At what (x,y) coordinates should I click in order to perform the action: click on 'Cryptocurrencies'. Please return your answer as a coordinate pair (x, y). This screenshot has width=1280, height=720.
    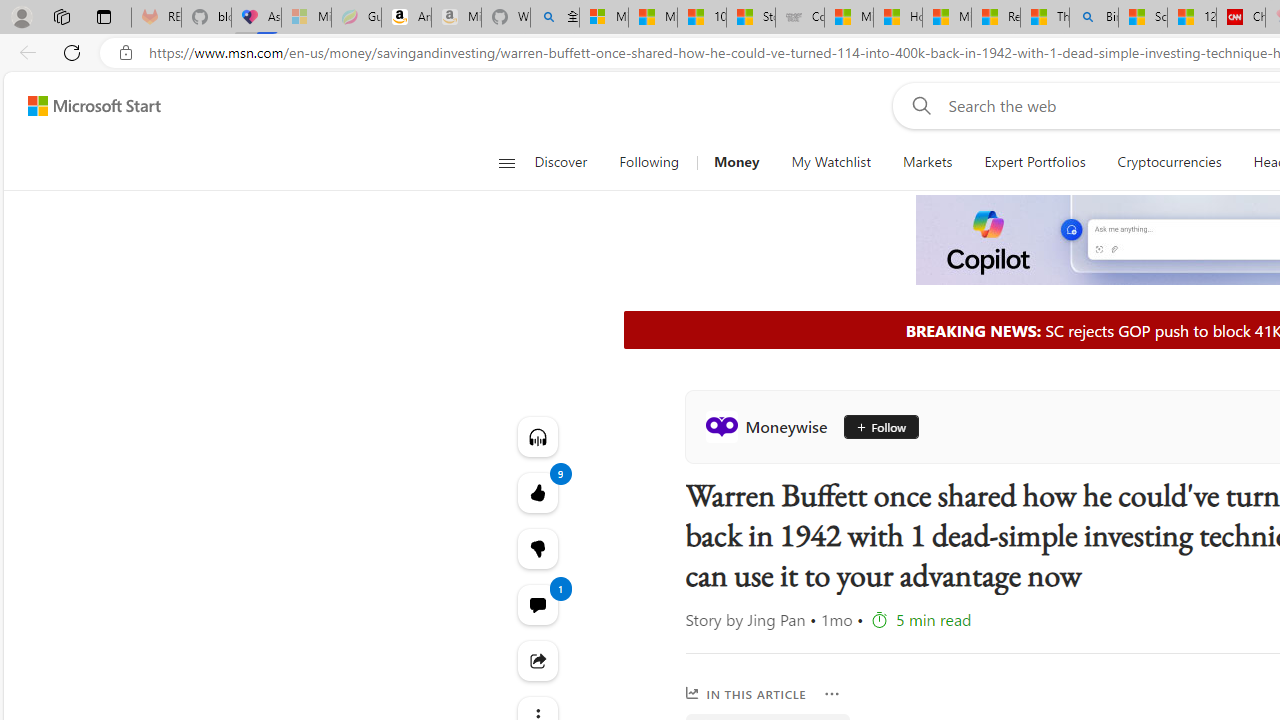
    Looking at the image, I should click on (1169, 162).